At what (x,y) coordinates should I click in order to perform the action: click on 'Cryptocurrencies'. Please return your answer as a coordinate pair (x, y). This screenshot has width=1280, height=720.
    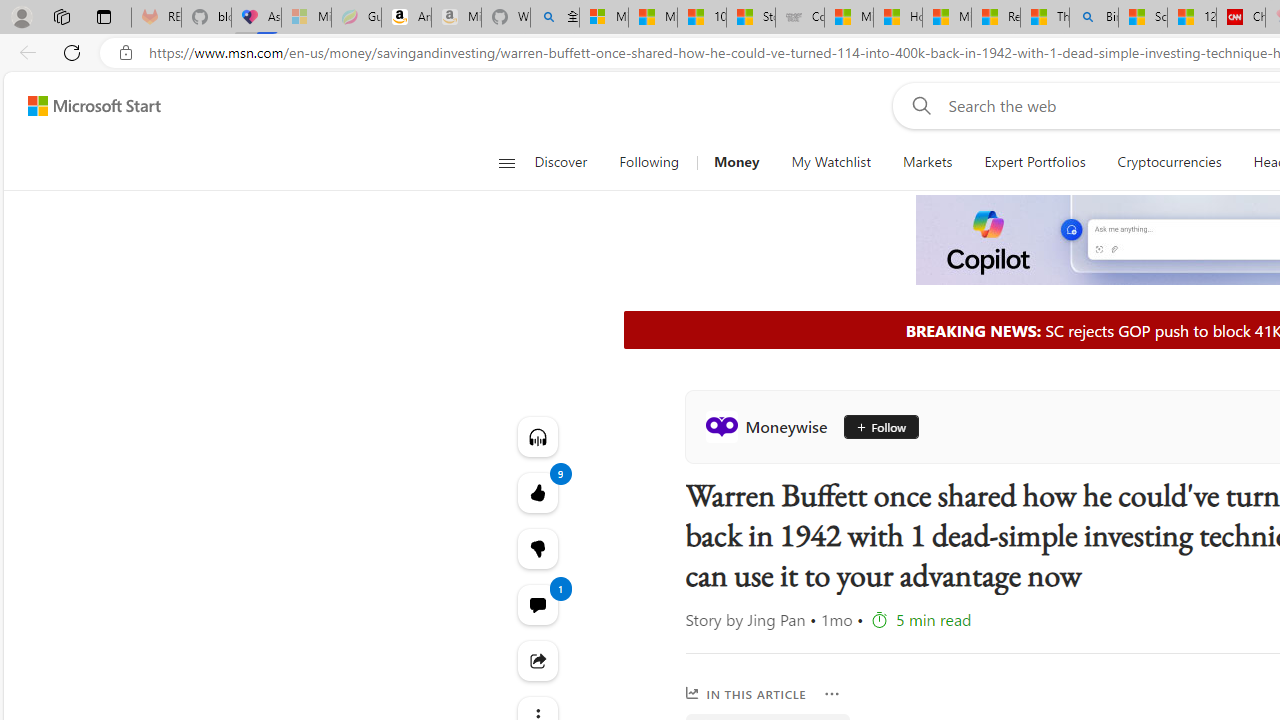
    Looking at the image, I should click on (1169, 162).